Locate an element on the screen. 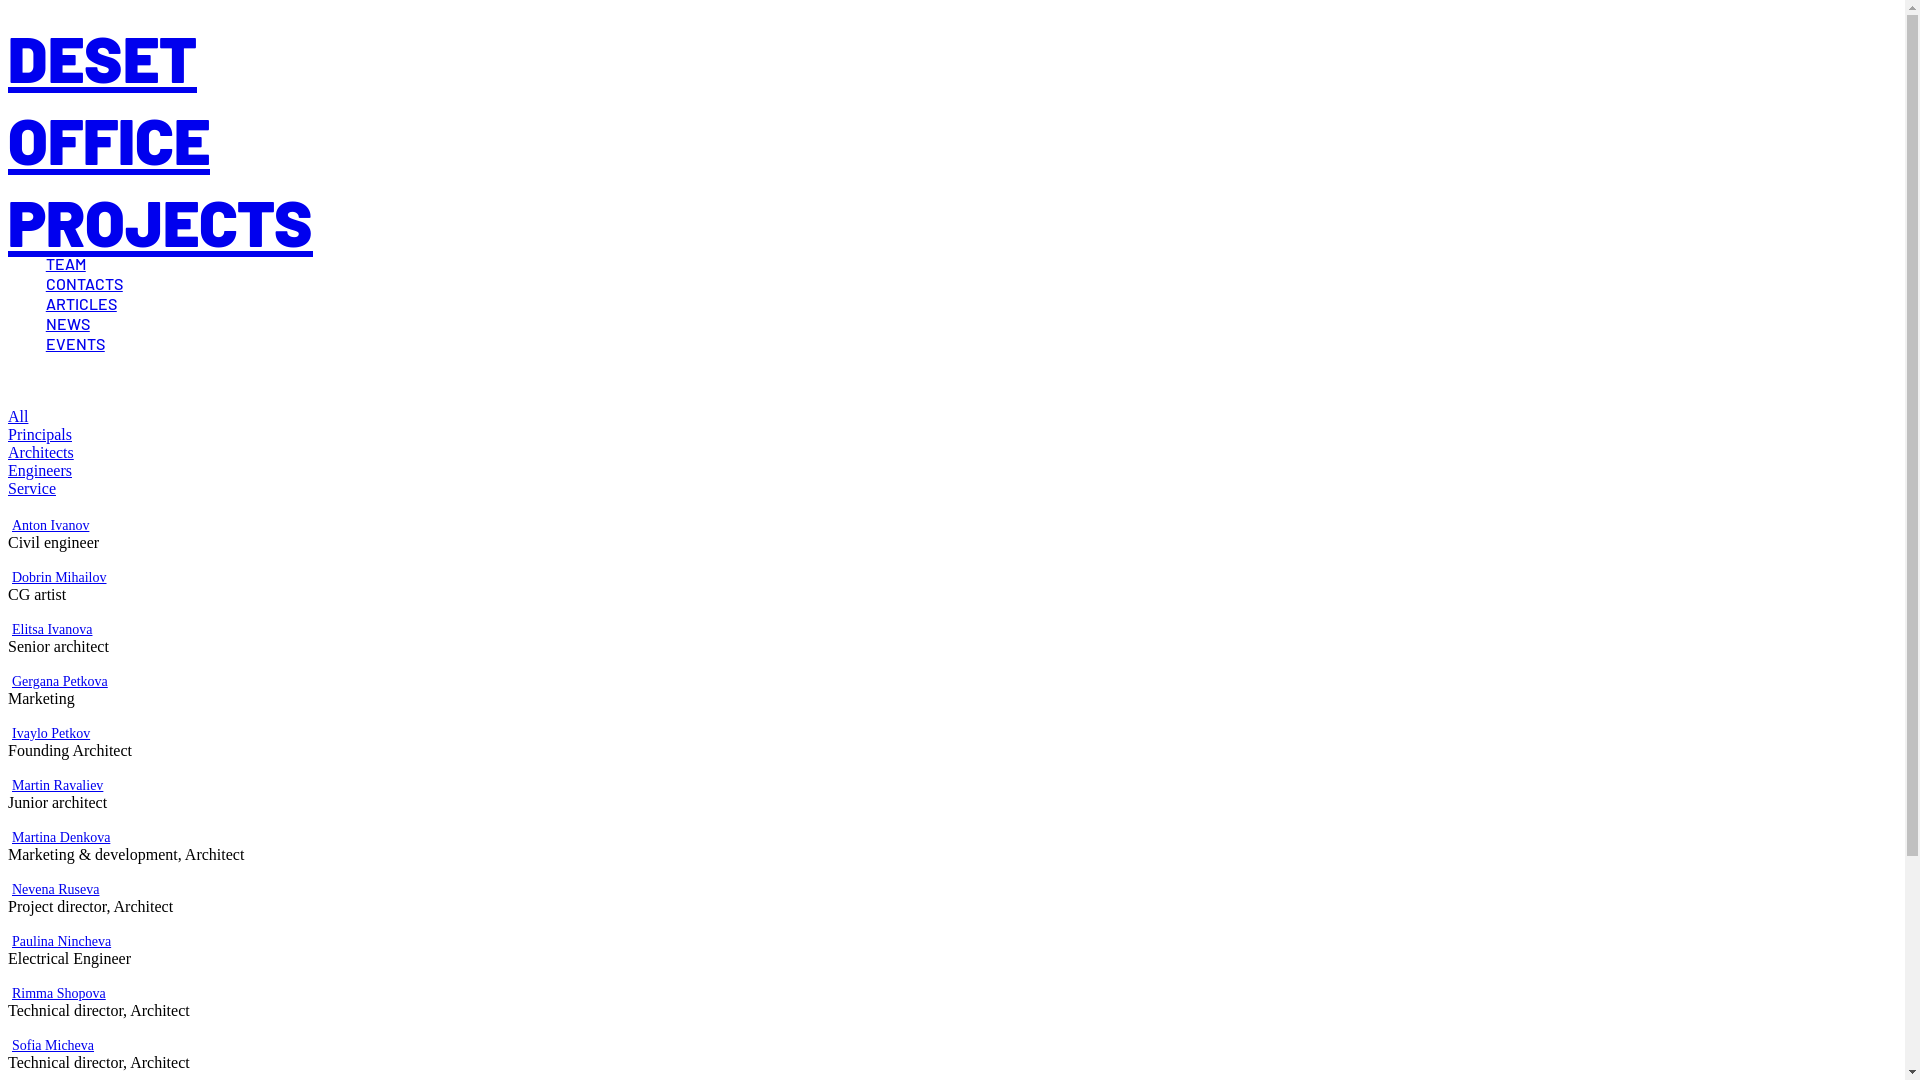  'OFFICE' is located at coordinates (108, 138).